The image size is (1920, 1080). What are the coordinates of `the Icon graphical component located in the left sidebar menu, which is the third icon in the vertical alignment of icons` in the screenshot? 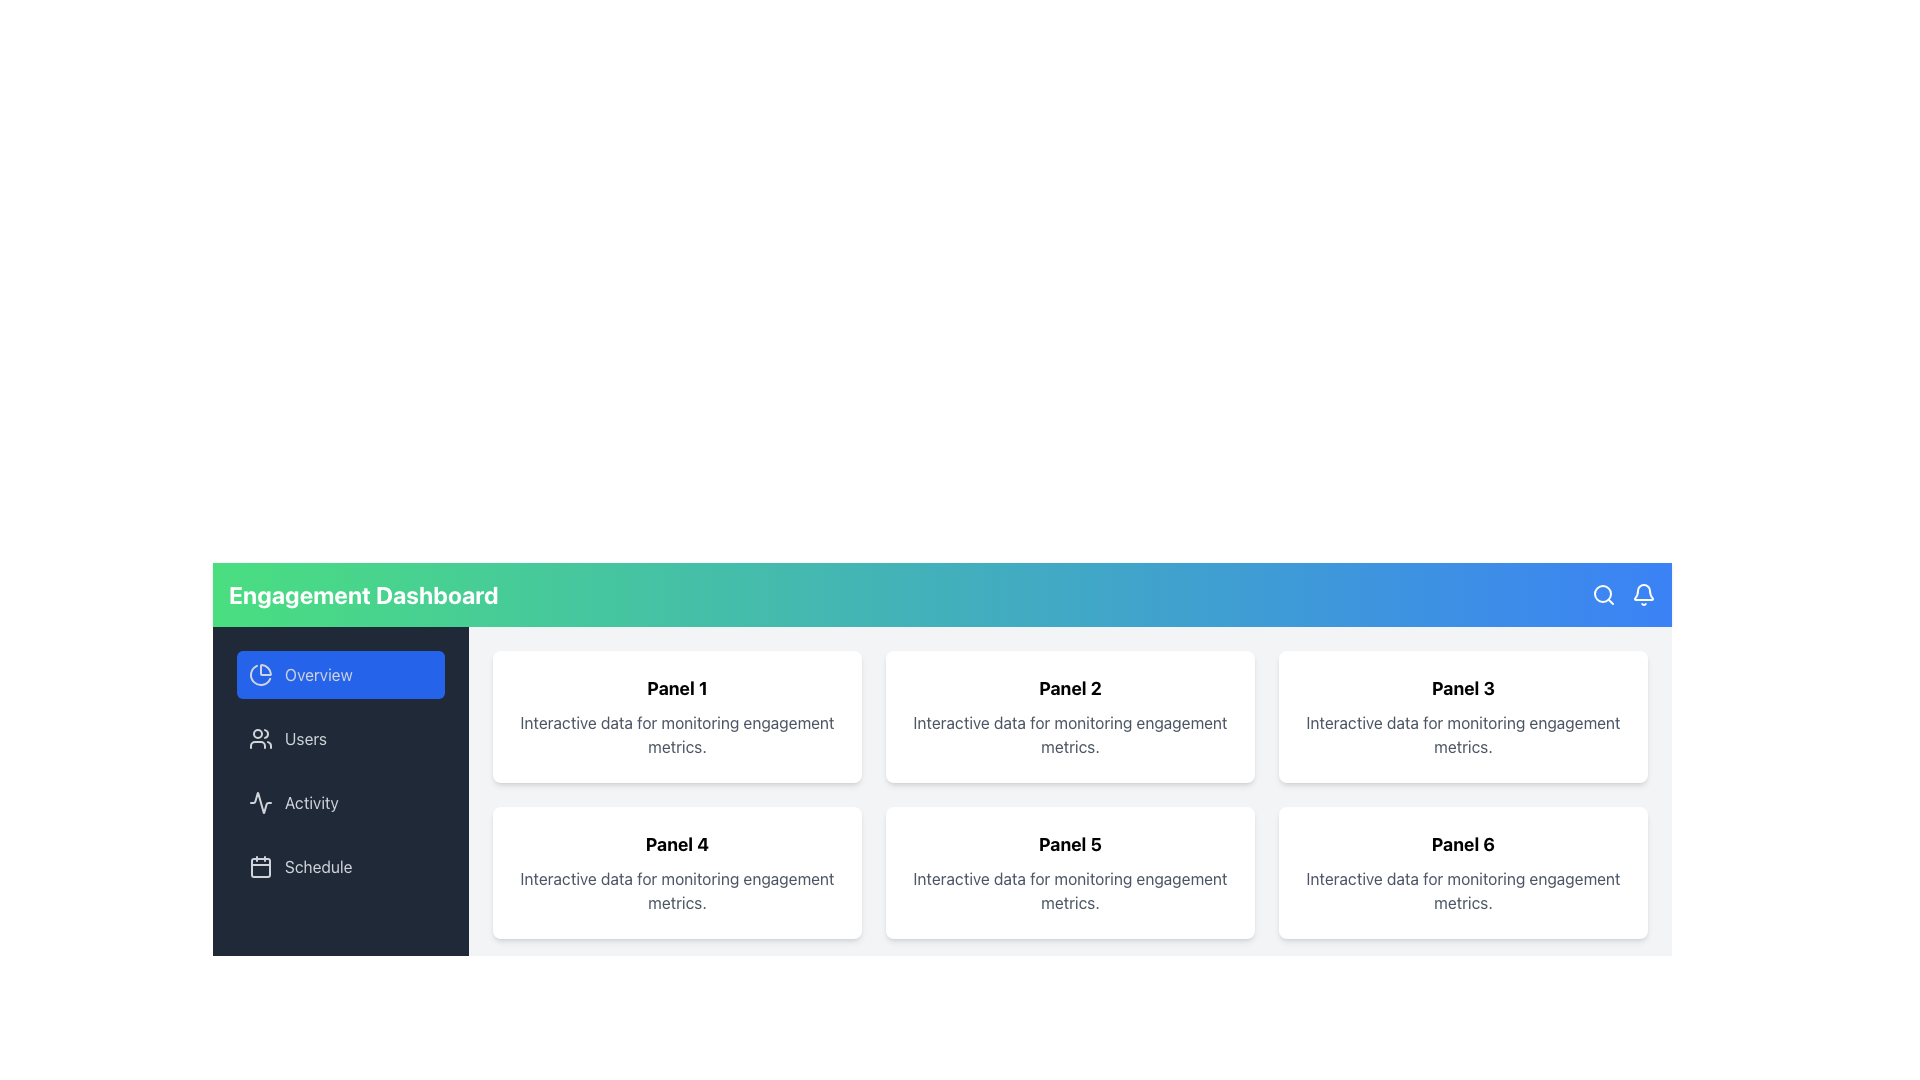 It's located at (259, 801).